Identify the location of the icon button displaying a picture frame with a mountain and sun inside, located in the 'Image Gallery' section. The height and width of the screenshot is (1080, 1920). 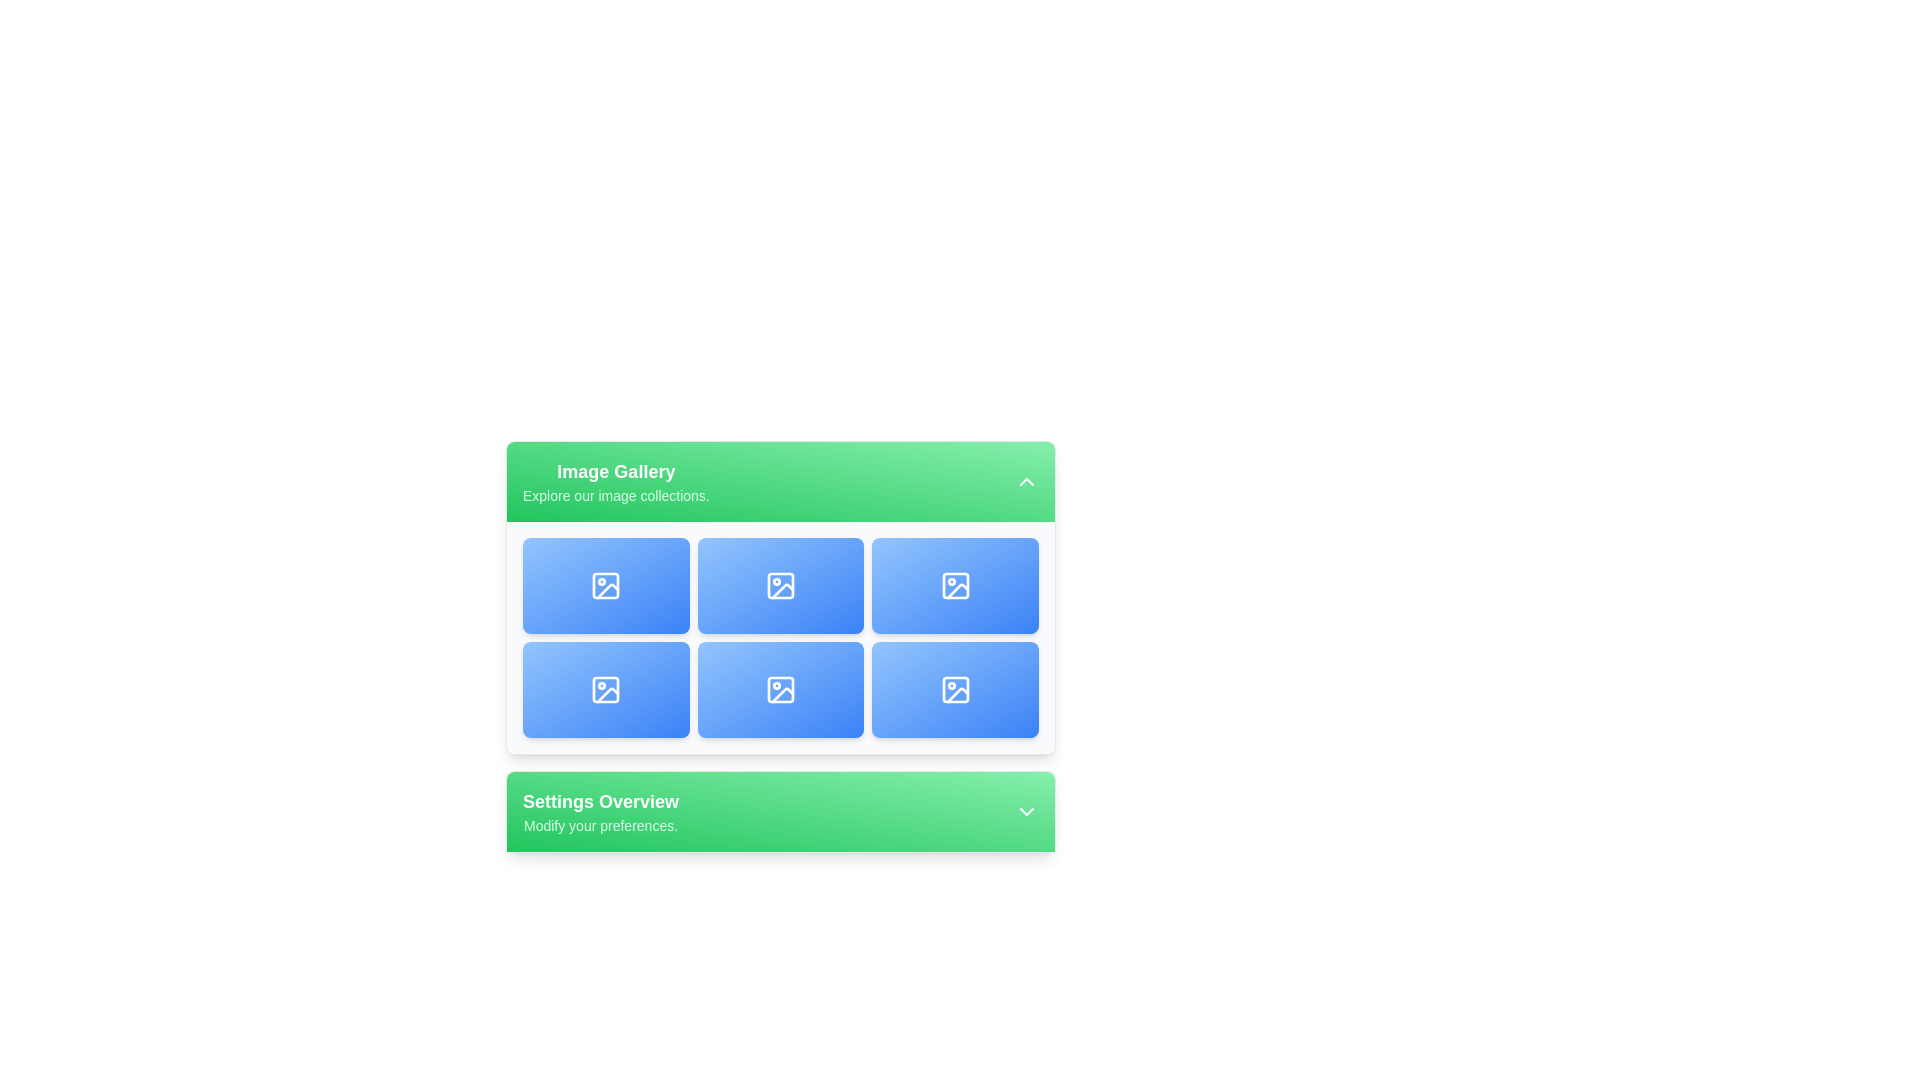
(780, 585).